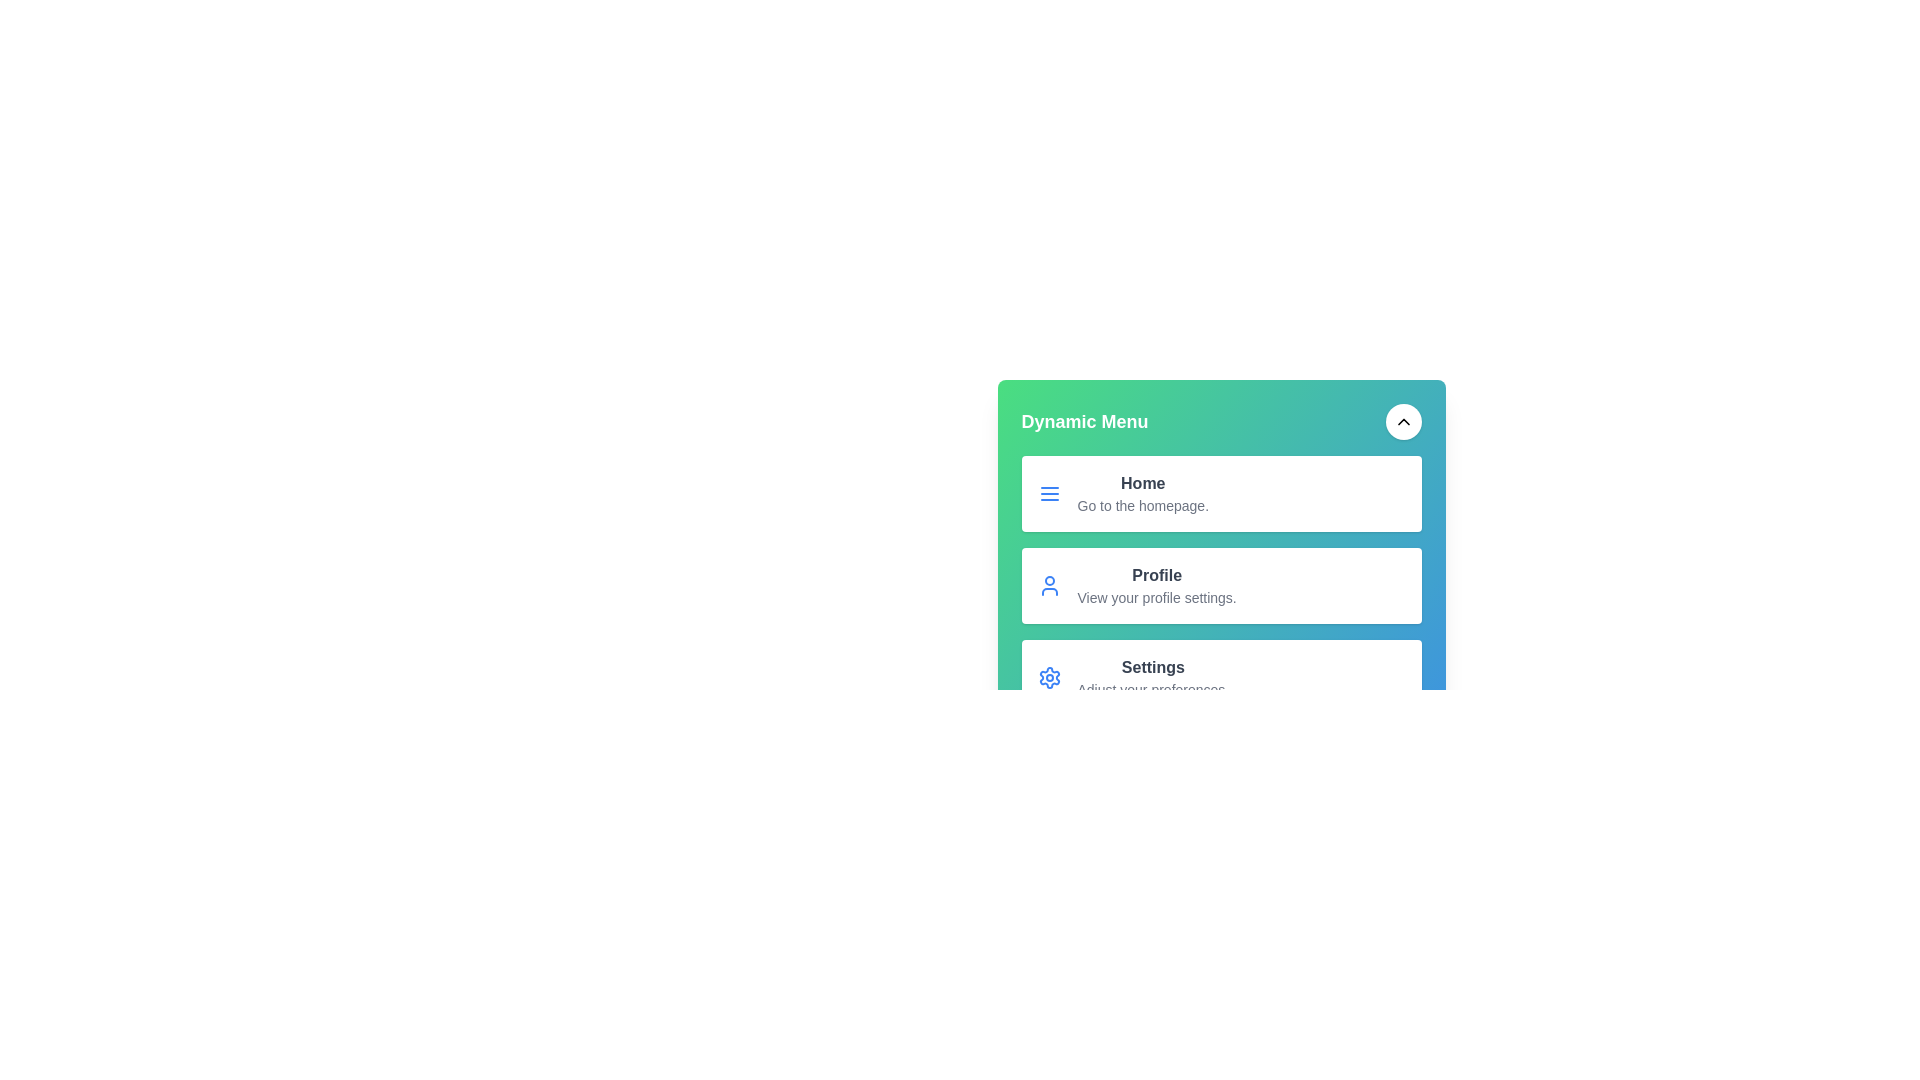  Describe the element at coordinates (1143, 493) in the screenshot. I see `the 'Home' text label, which is bold and larger, located at the top of a white background card, beneath the 'Dynamic Menu' header` at that location.